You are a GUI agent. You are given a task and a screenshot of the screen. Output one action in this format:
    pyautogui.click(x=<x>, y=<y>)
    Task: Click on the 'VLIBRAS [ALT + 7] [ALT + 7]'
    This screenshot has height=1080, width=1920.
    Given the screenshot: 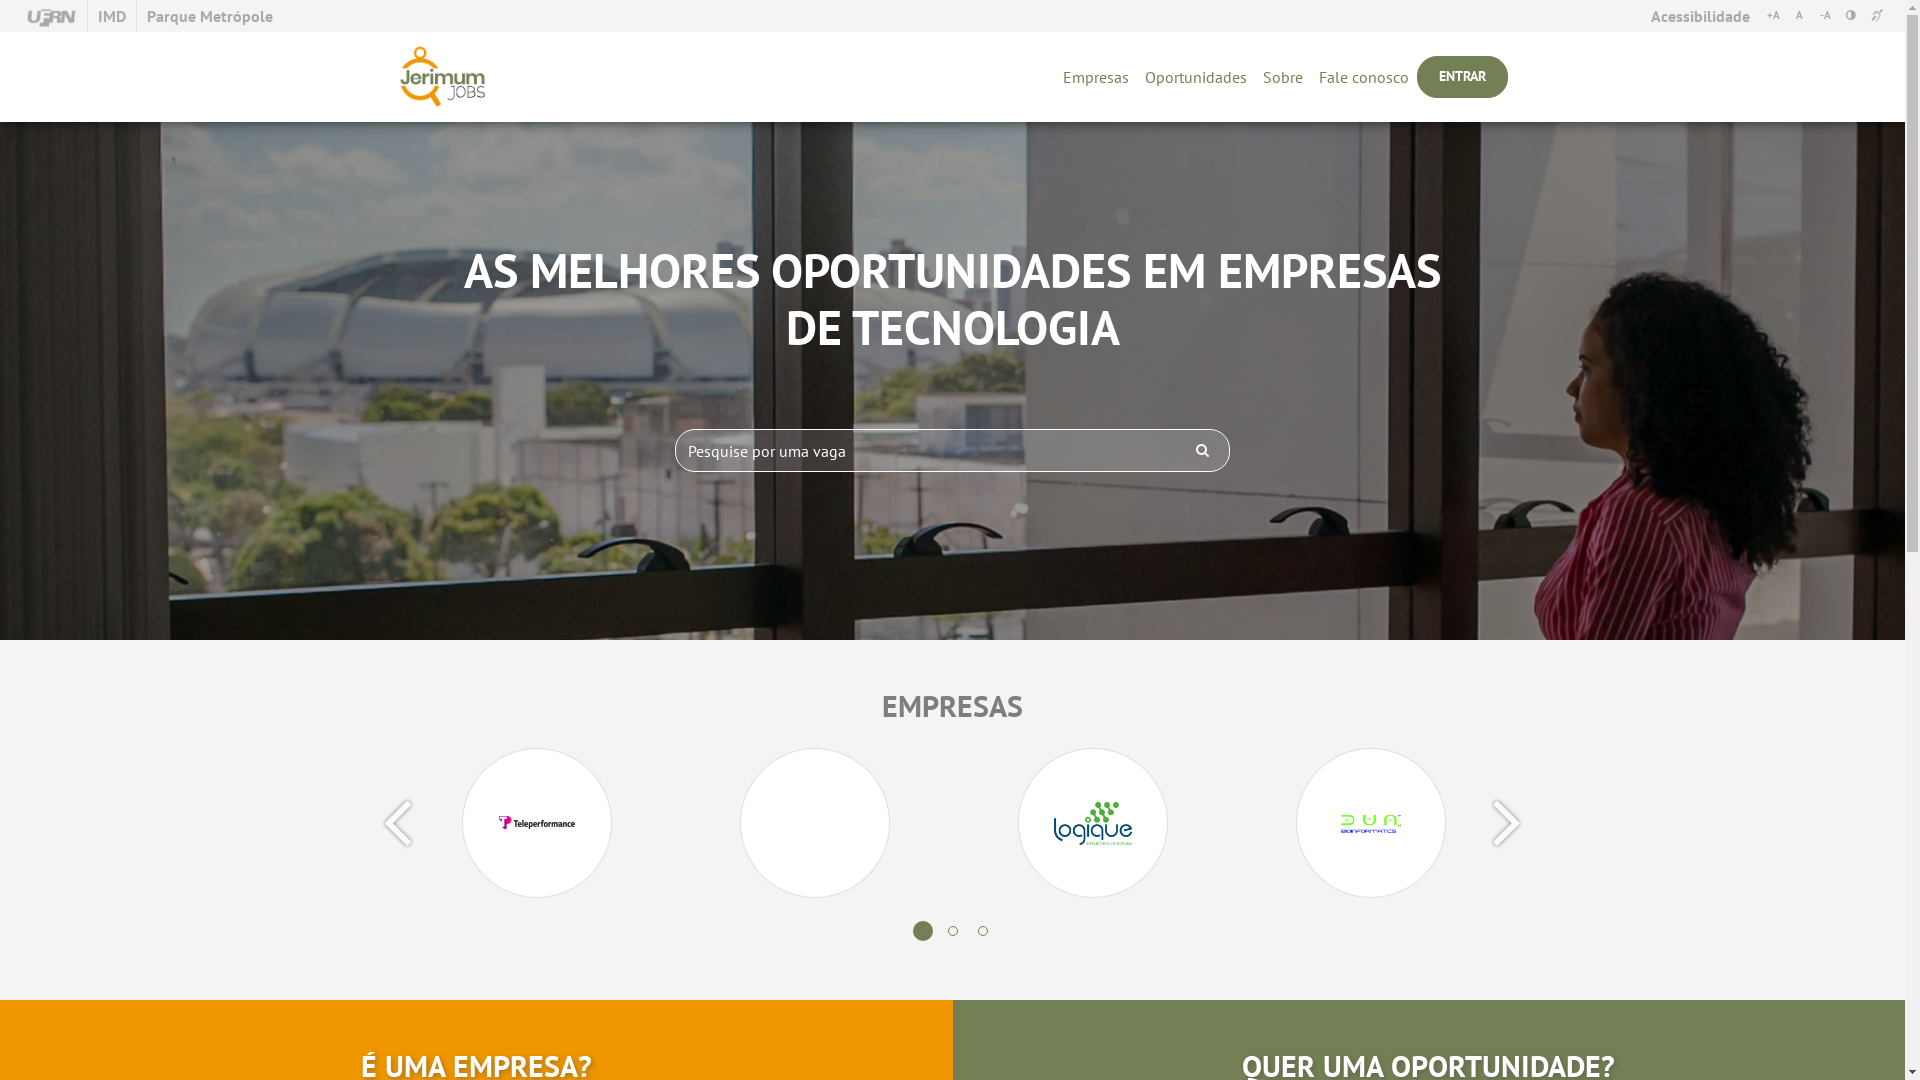 What is the action you would take?
    pyautogui.click(x=1875, y=15)
    